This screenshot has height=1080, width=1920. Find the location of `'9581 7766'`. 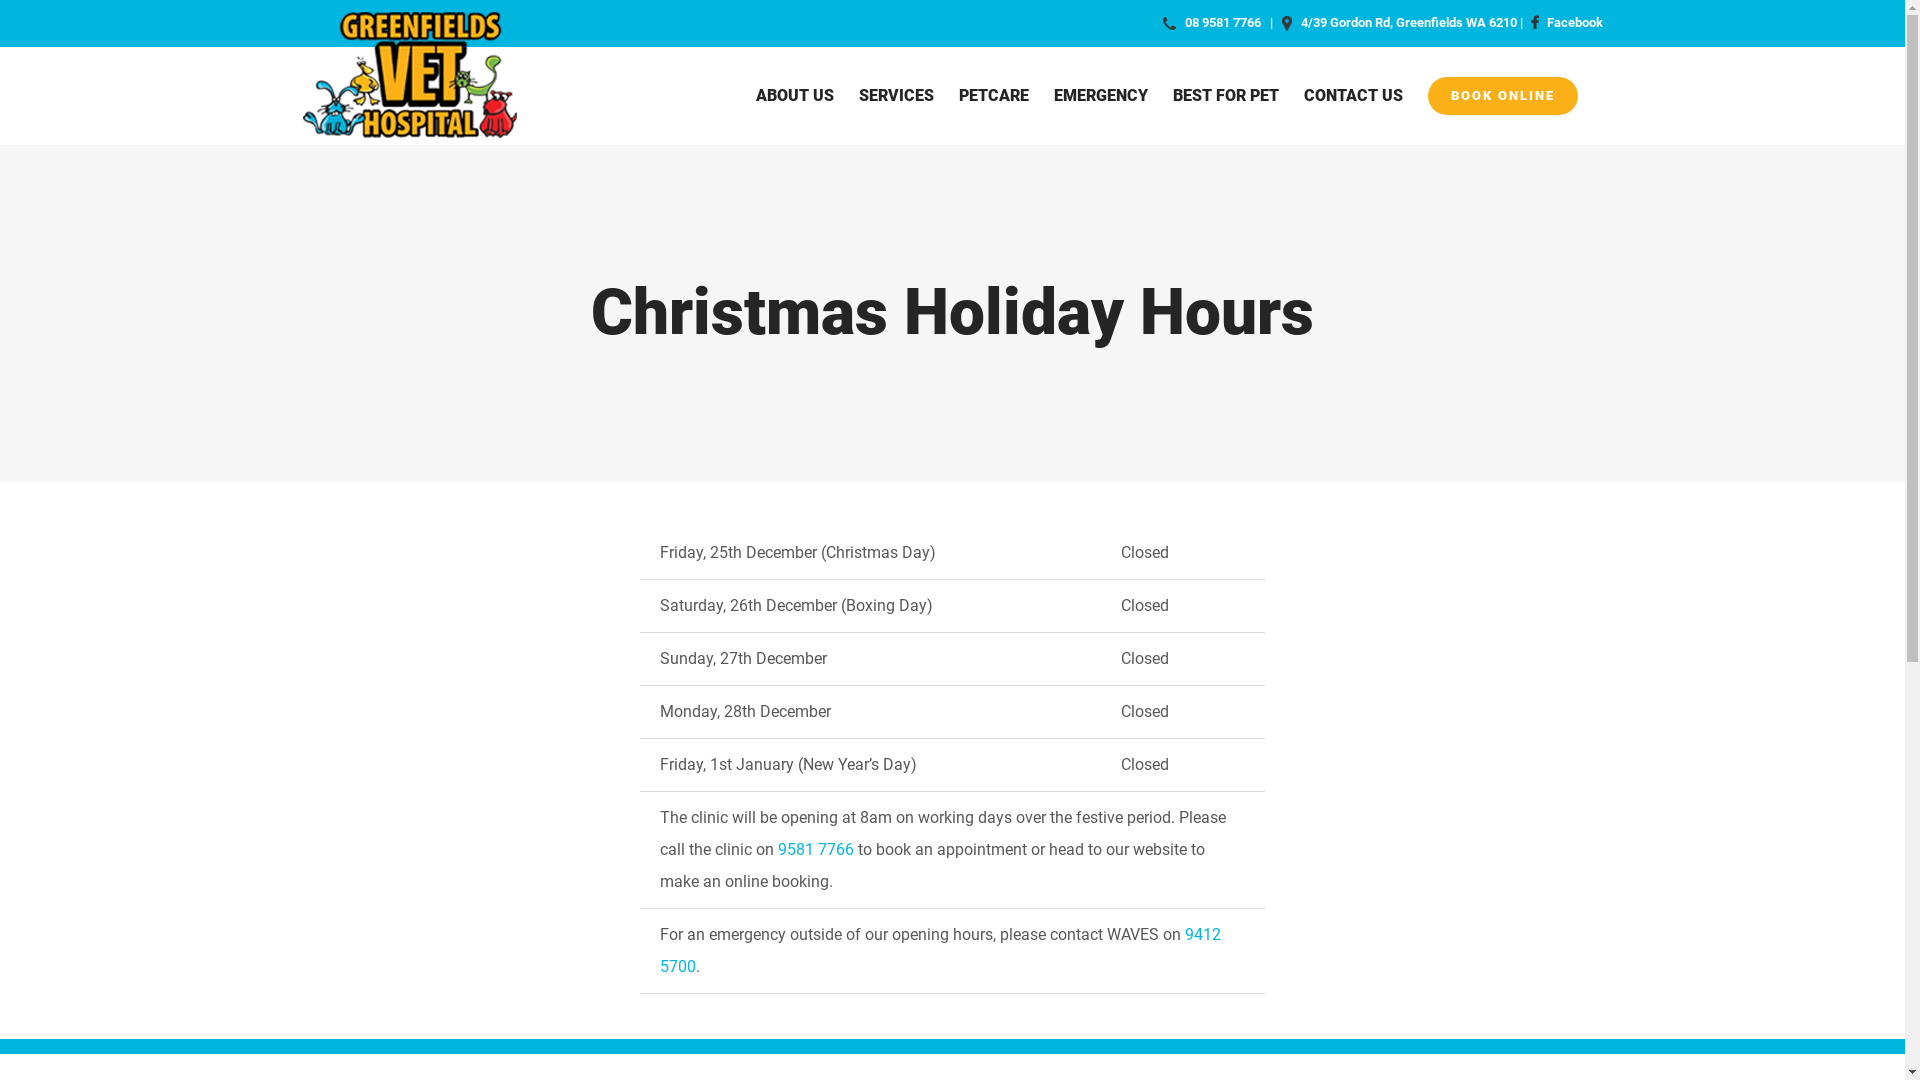

'9581 7766' is located at coordinates (816, 849).